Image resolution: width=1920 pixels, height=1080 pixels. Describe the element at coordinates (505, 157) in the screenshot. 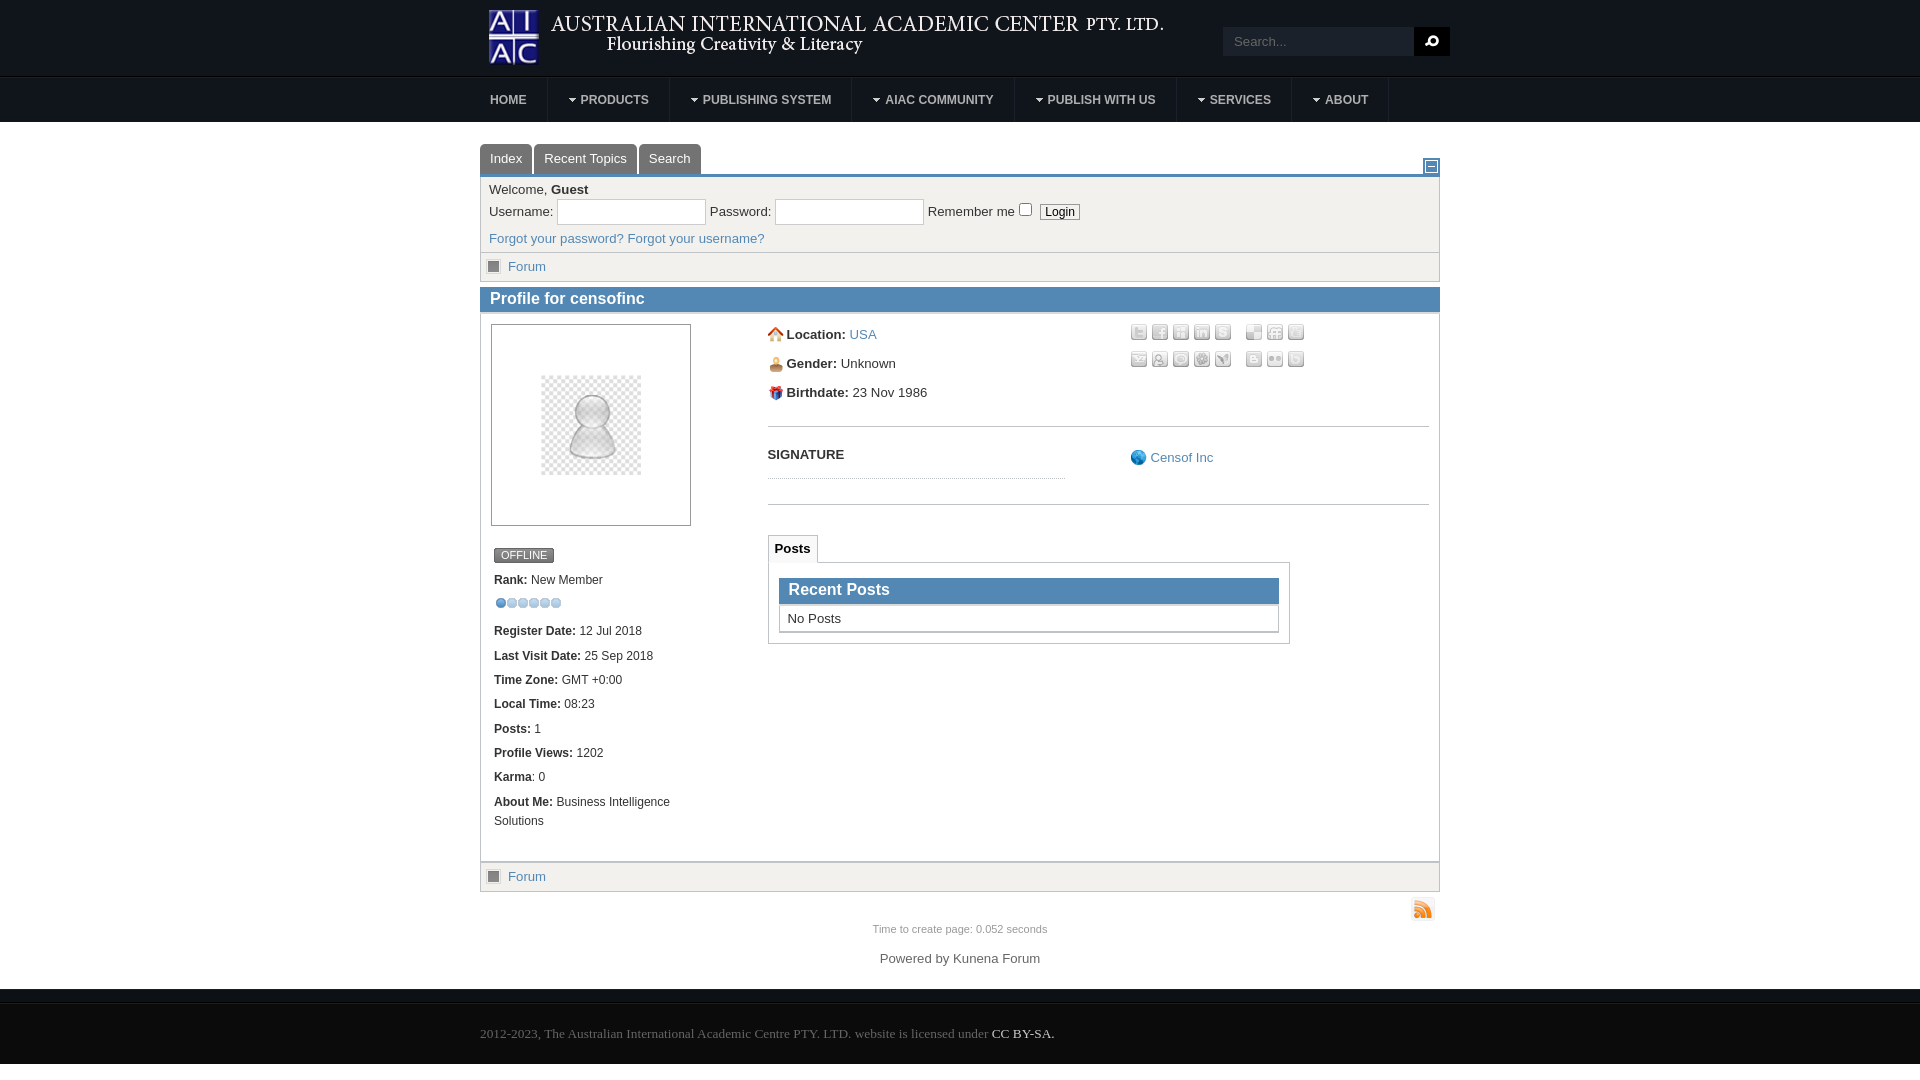

I see `'Index'` at that location.